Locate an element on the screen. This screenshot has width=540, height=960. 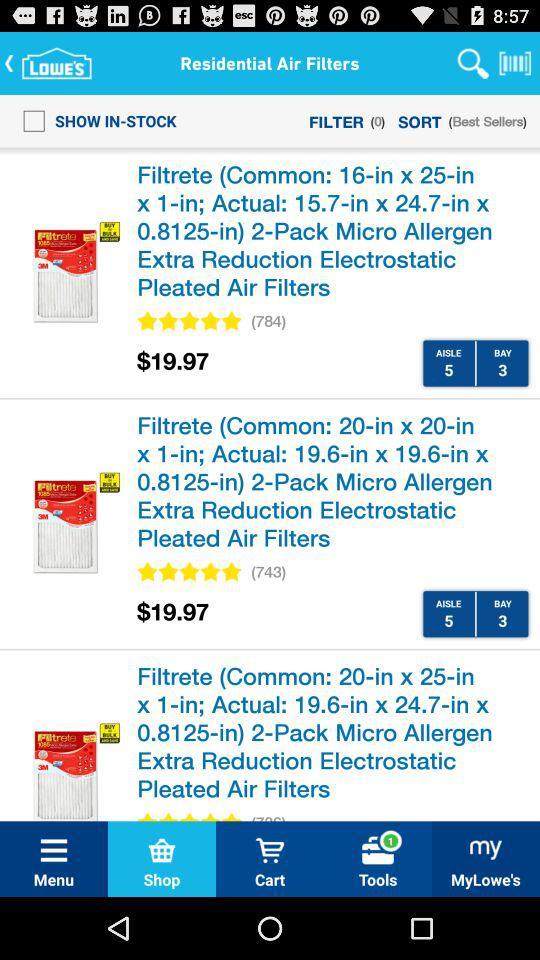
(743) icon is located at coordinates (268, 572).